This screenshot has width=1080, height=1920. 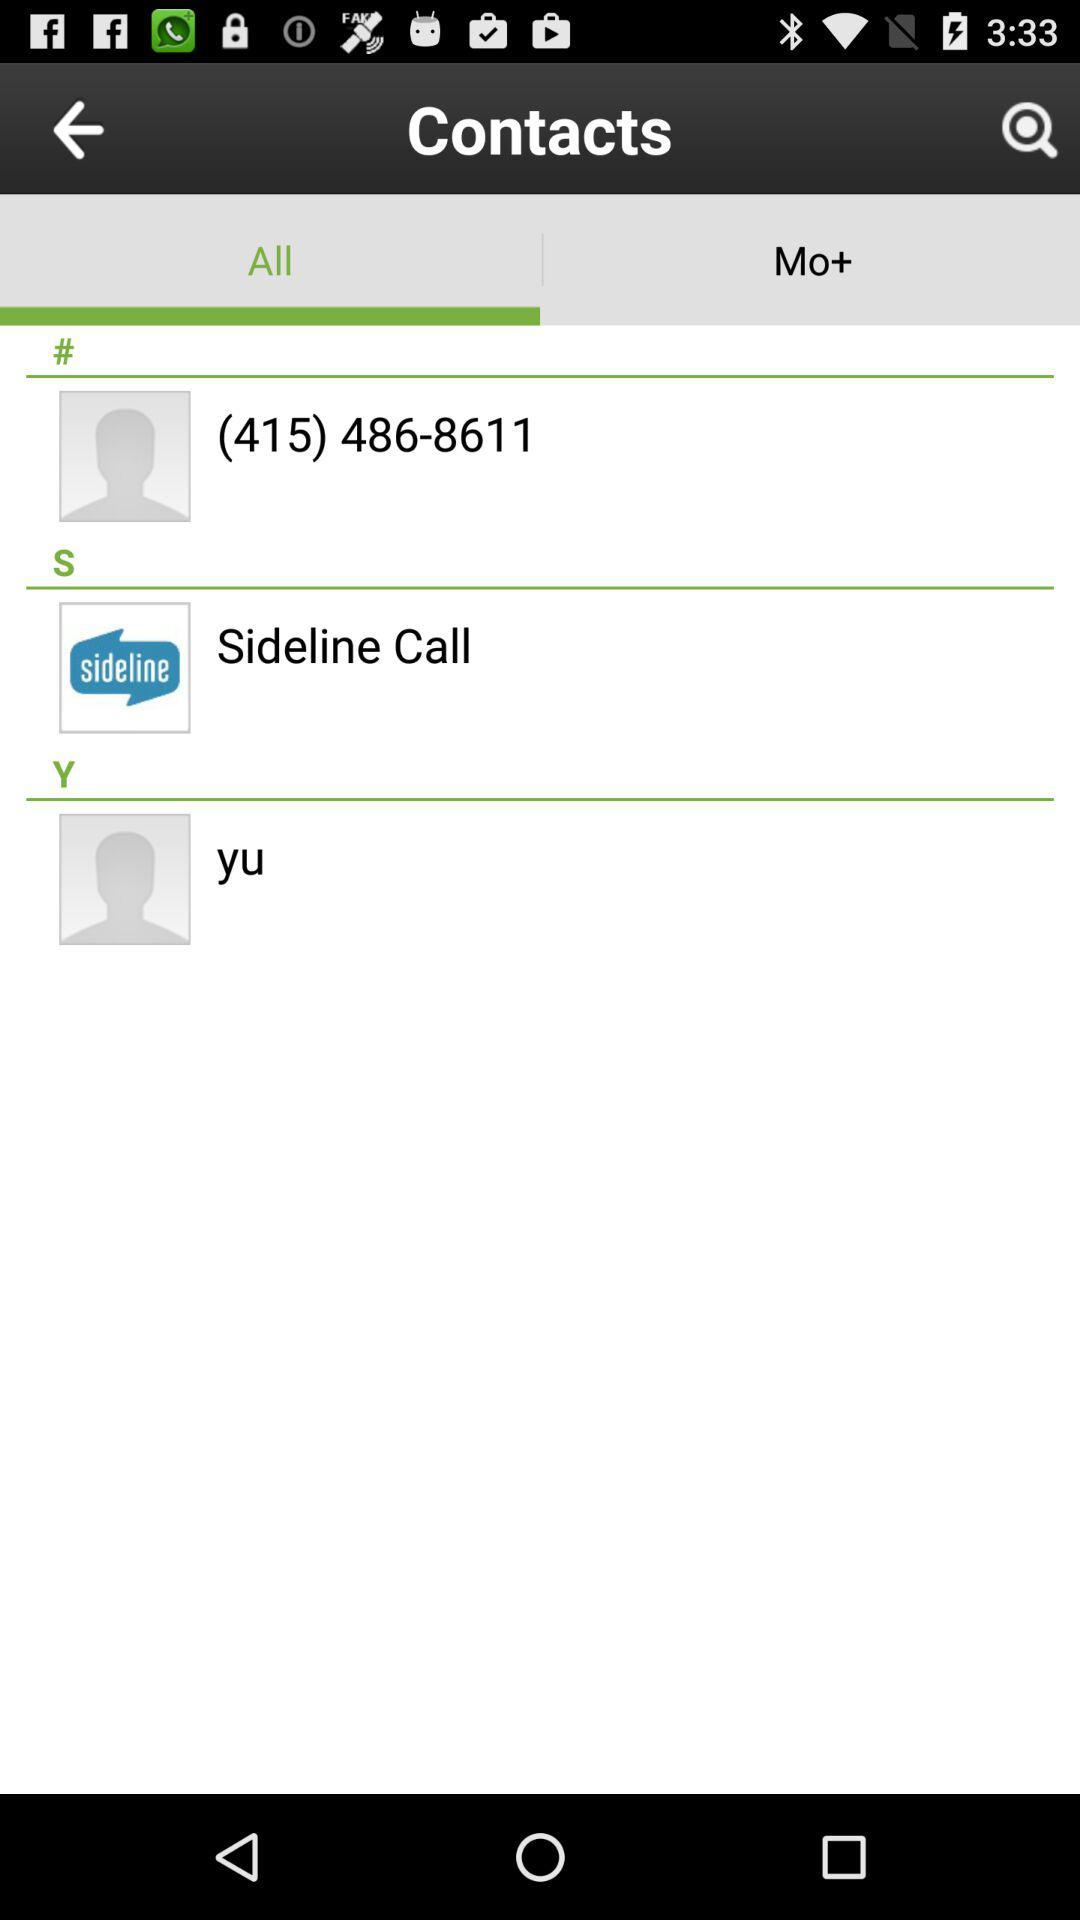 I want to click on s, so click(x=540, y=560).